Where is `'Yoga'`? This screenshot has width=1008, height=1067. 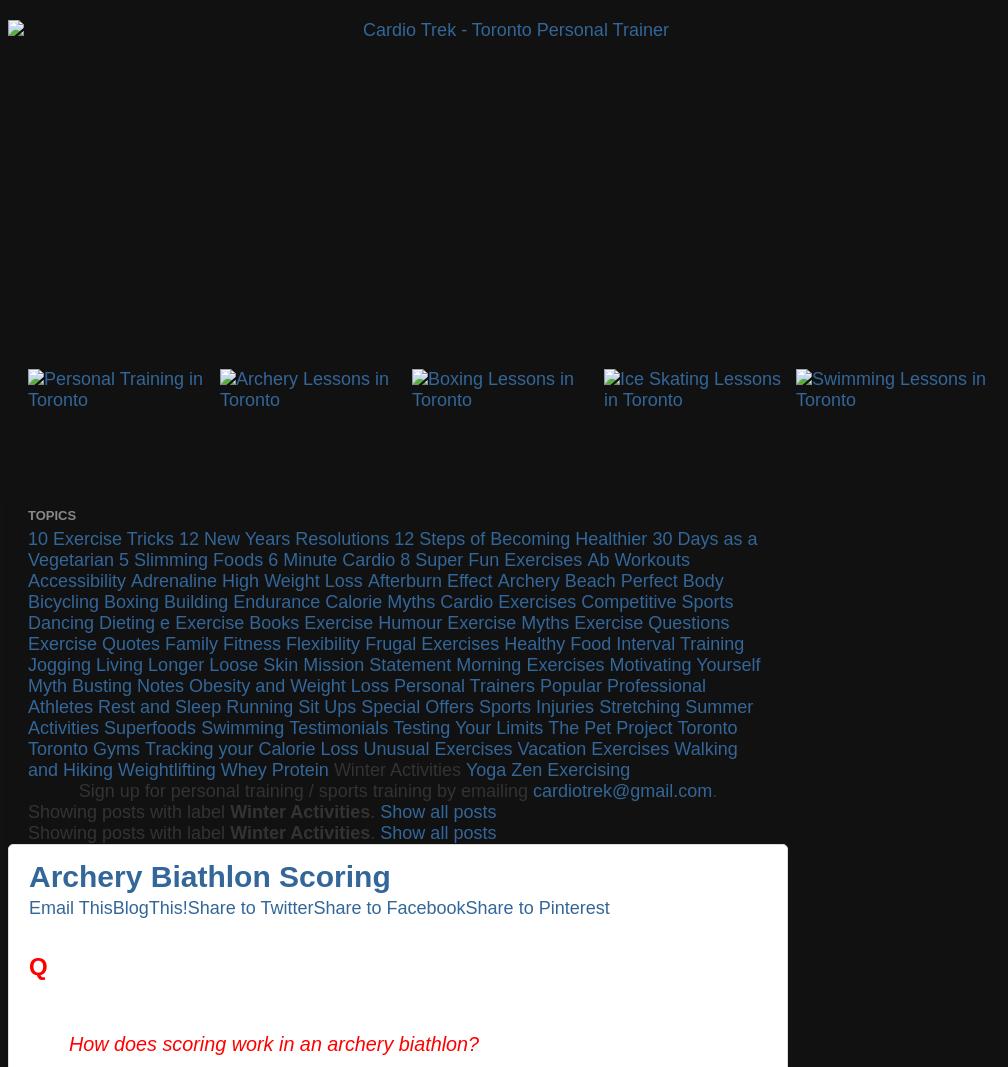 'Yoga' is located at coordinates (485, 768).